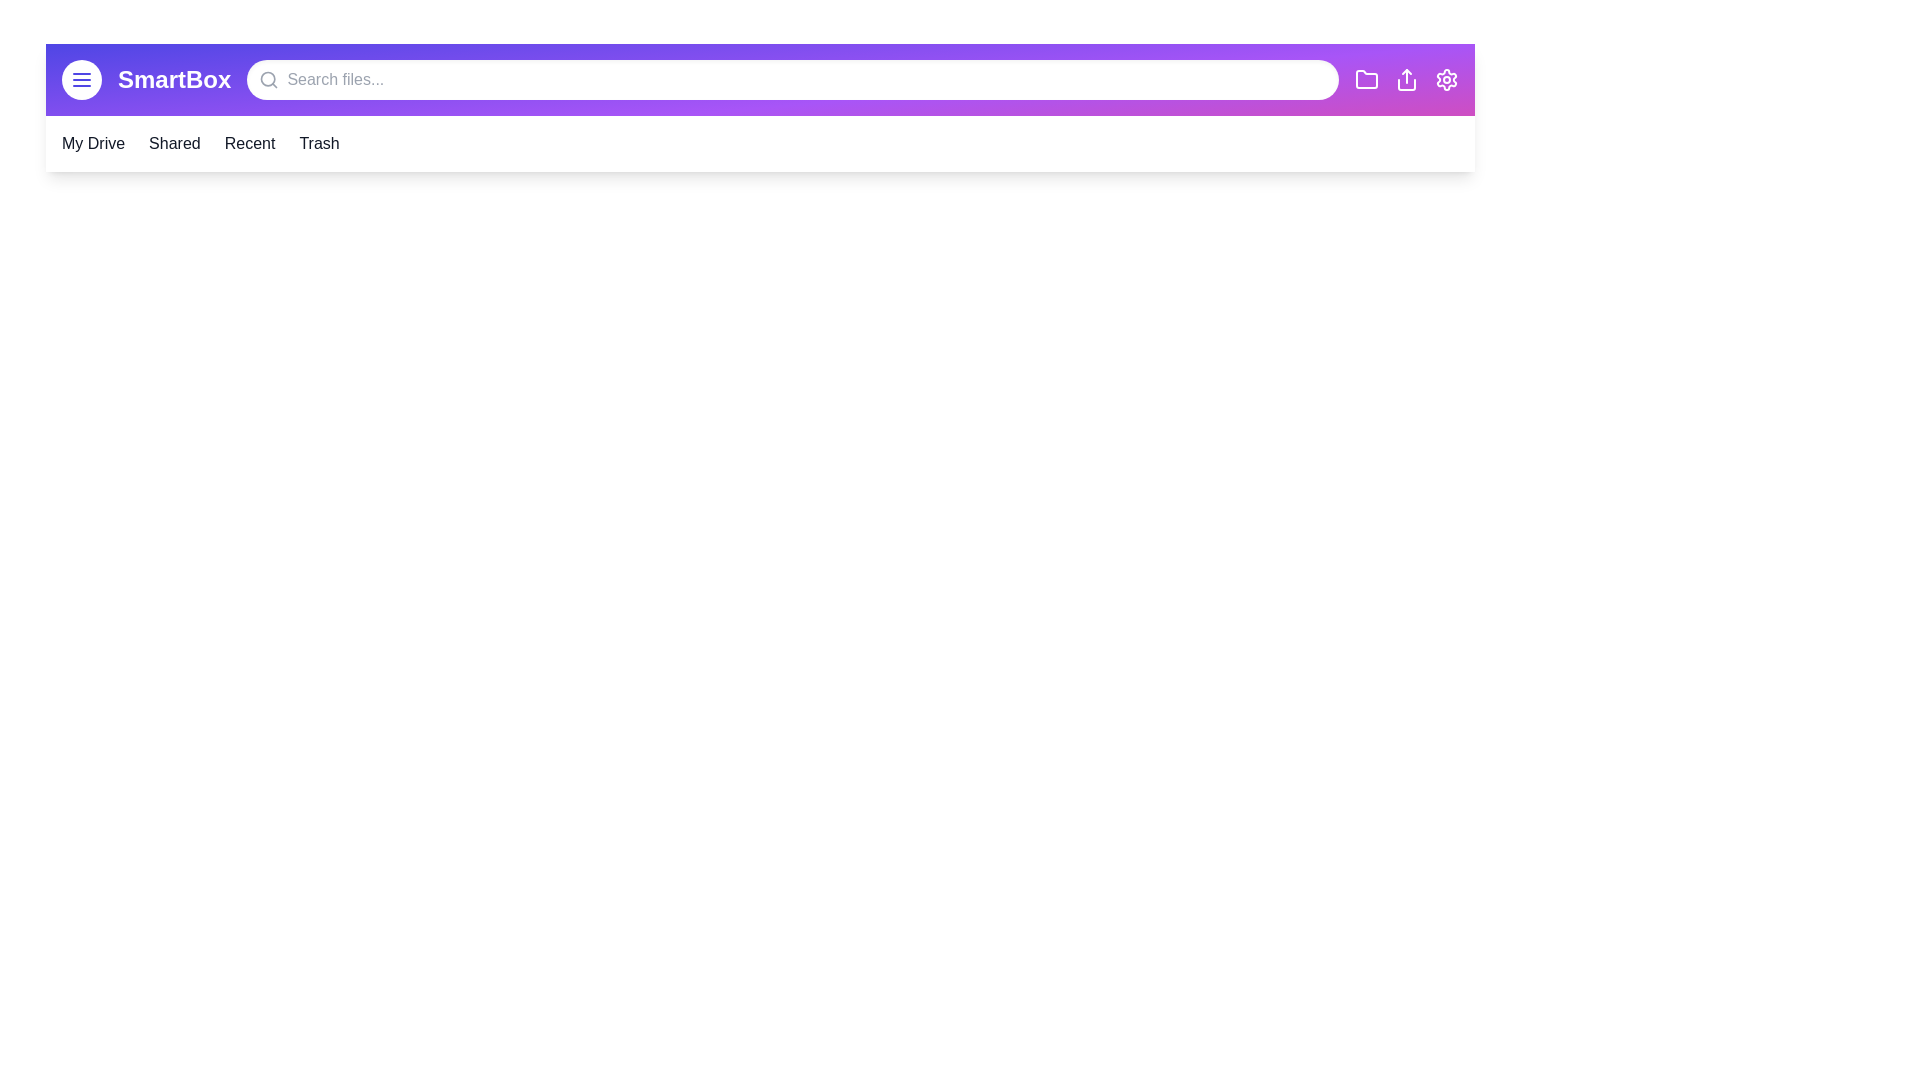 This screenshot has width=1920, height=1080. What do you see at coordinates (80, 79) in the screenshot?
I see `the menu button to toggle the menu expansion` at bounding box center [80, 79].